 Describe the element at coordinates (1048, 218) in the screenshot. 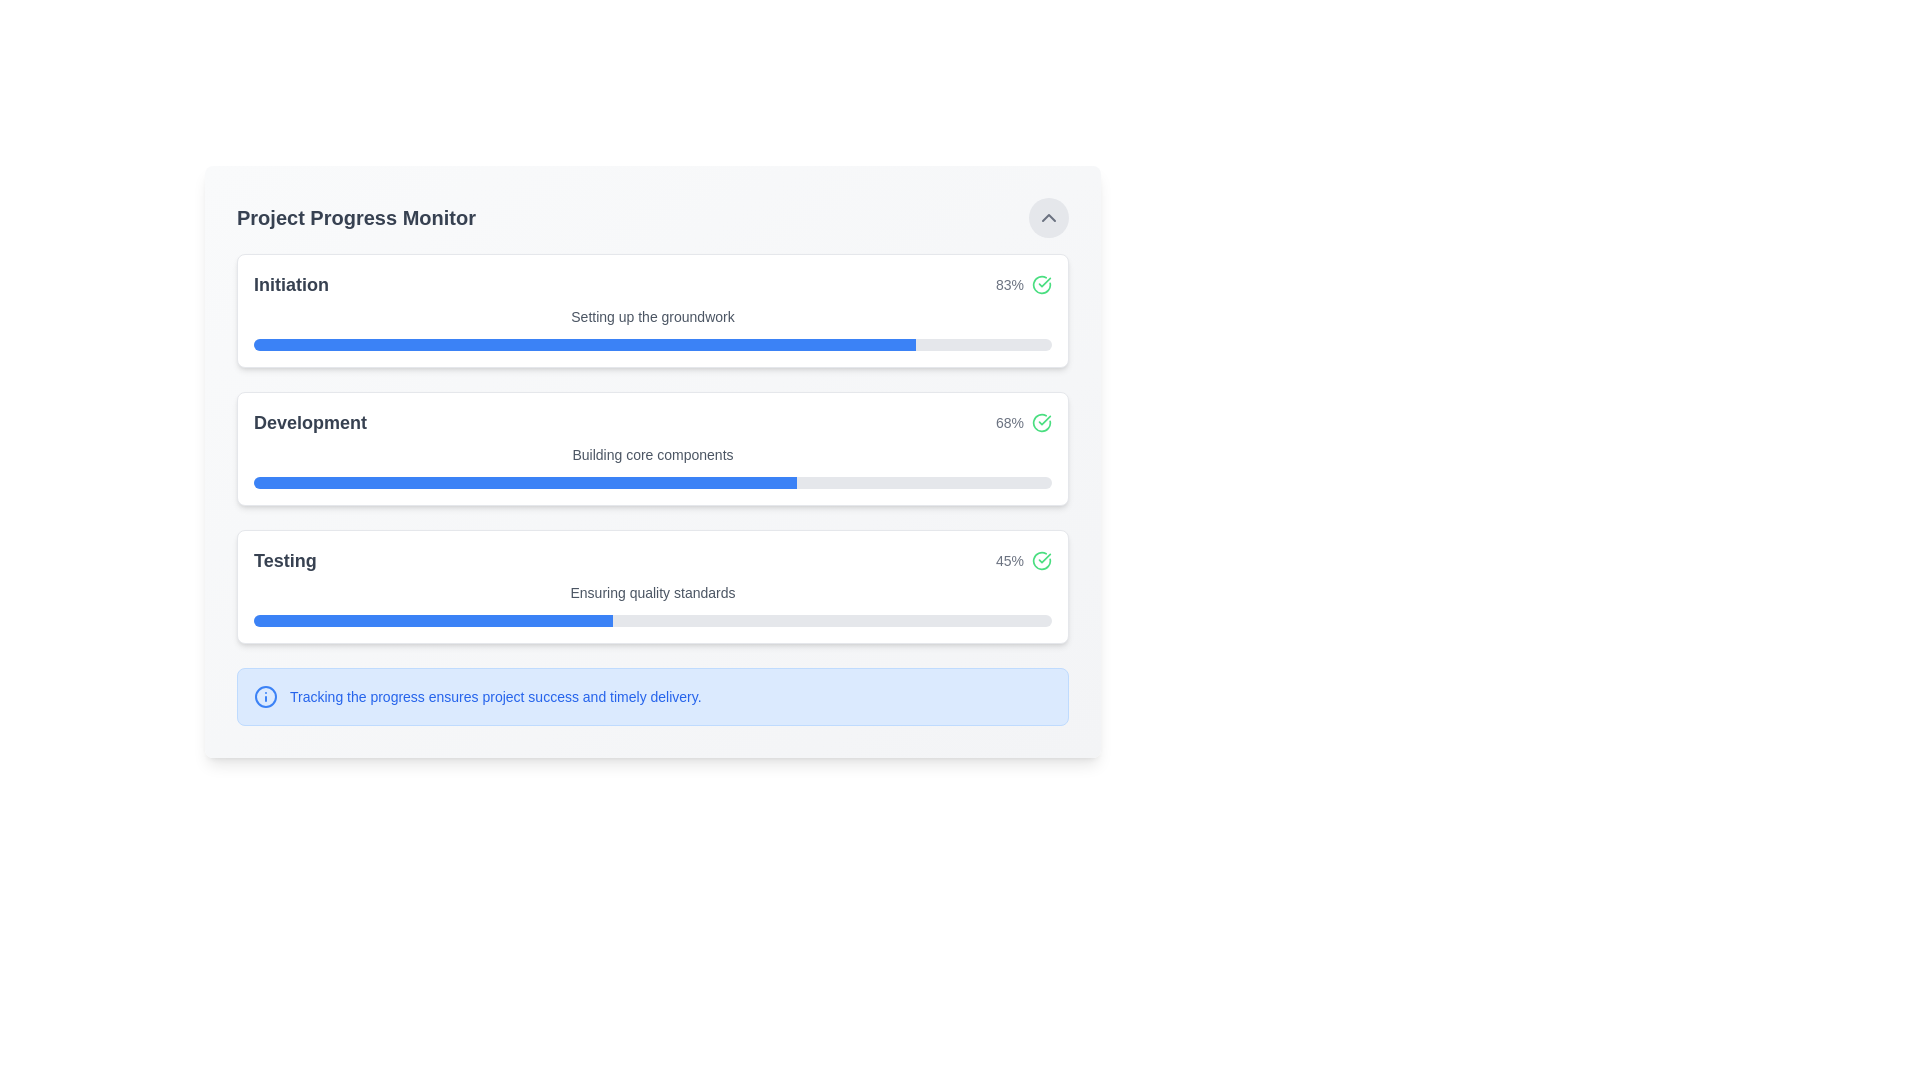

I see `the circular button with a gray background and an upward-pointing chevron arrow icon located` at that location.